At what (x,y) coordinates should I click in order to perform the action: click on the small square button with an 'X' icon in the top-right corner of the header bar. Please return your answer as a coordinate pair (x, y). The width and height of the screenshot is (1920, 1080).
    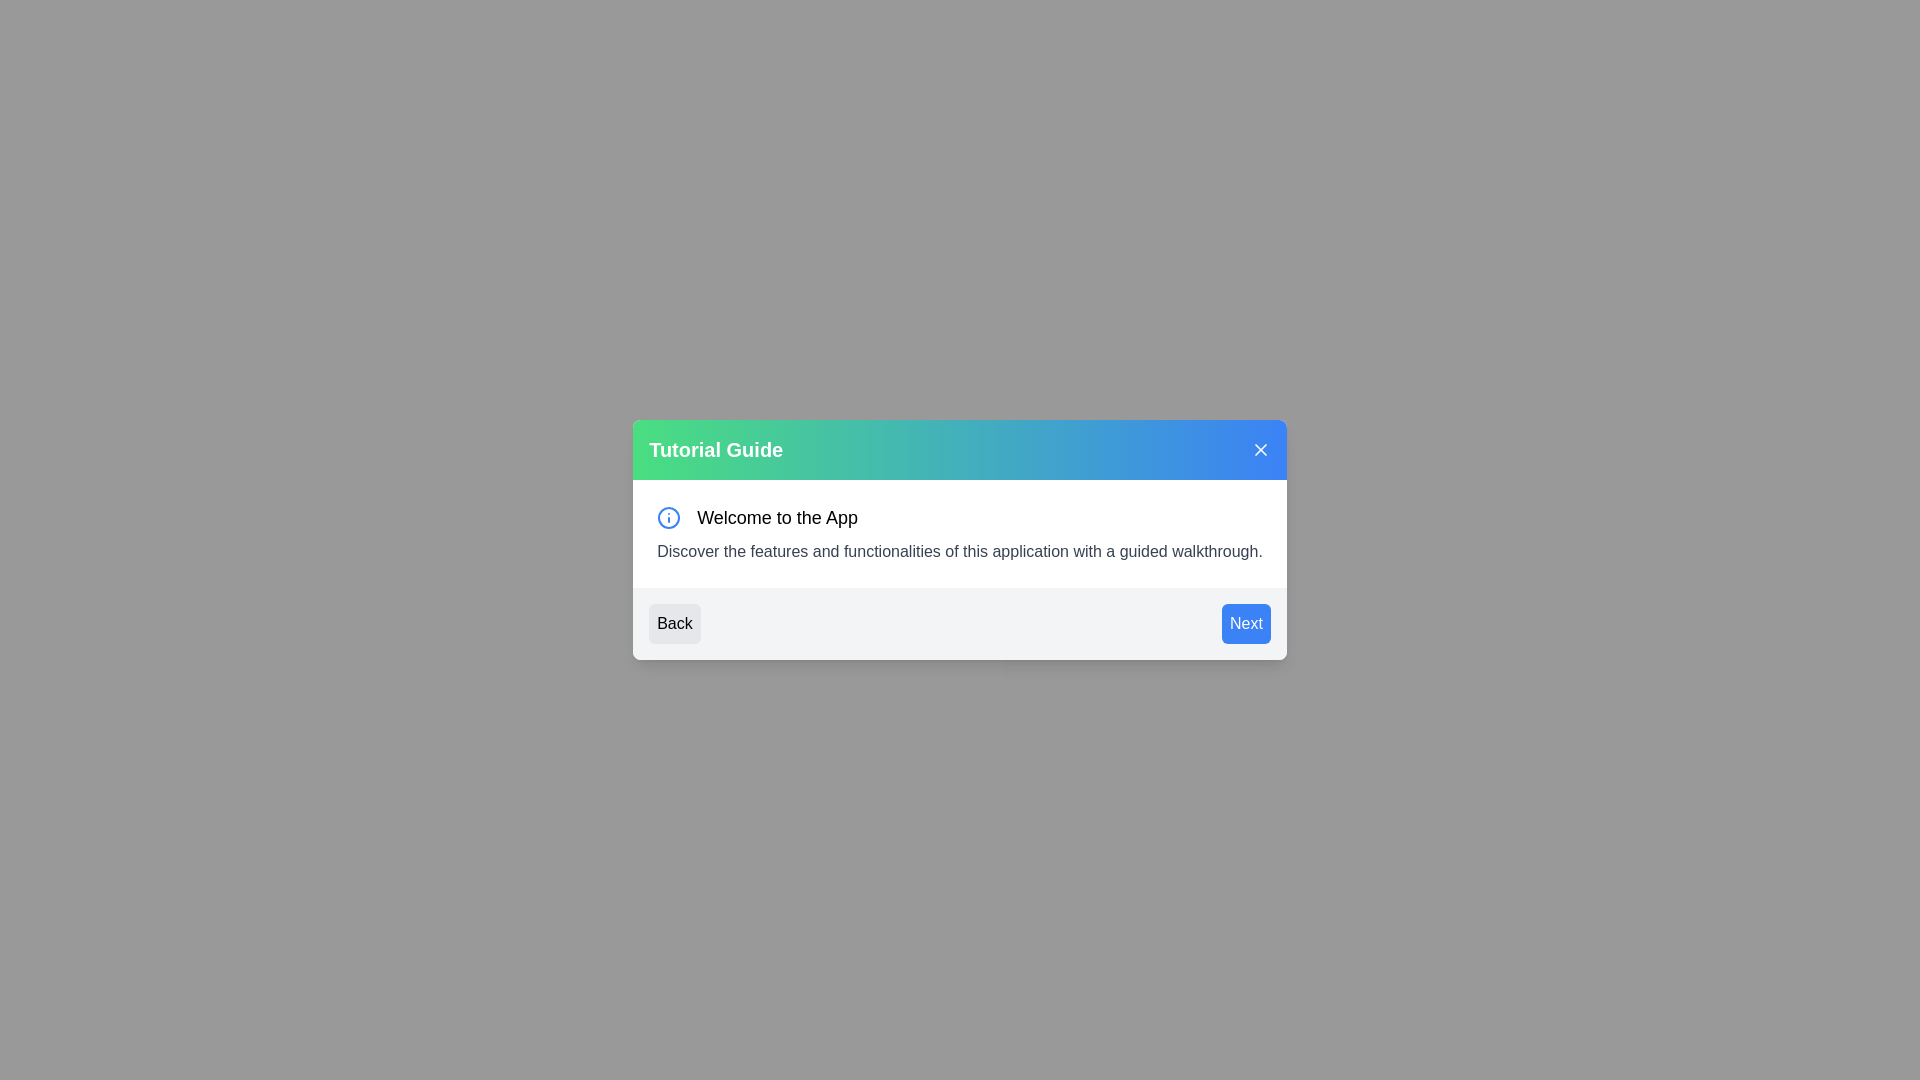
    Looking at the image, I should click on (1259, 450).